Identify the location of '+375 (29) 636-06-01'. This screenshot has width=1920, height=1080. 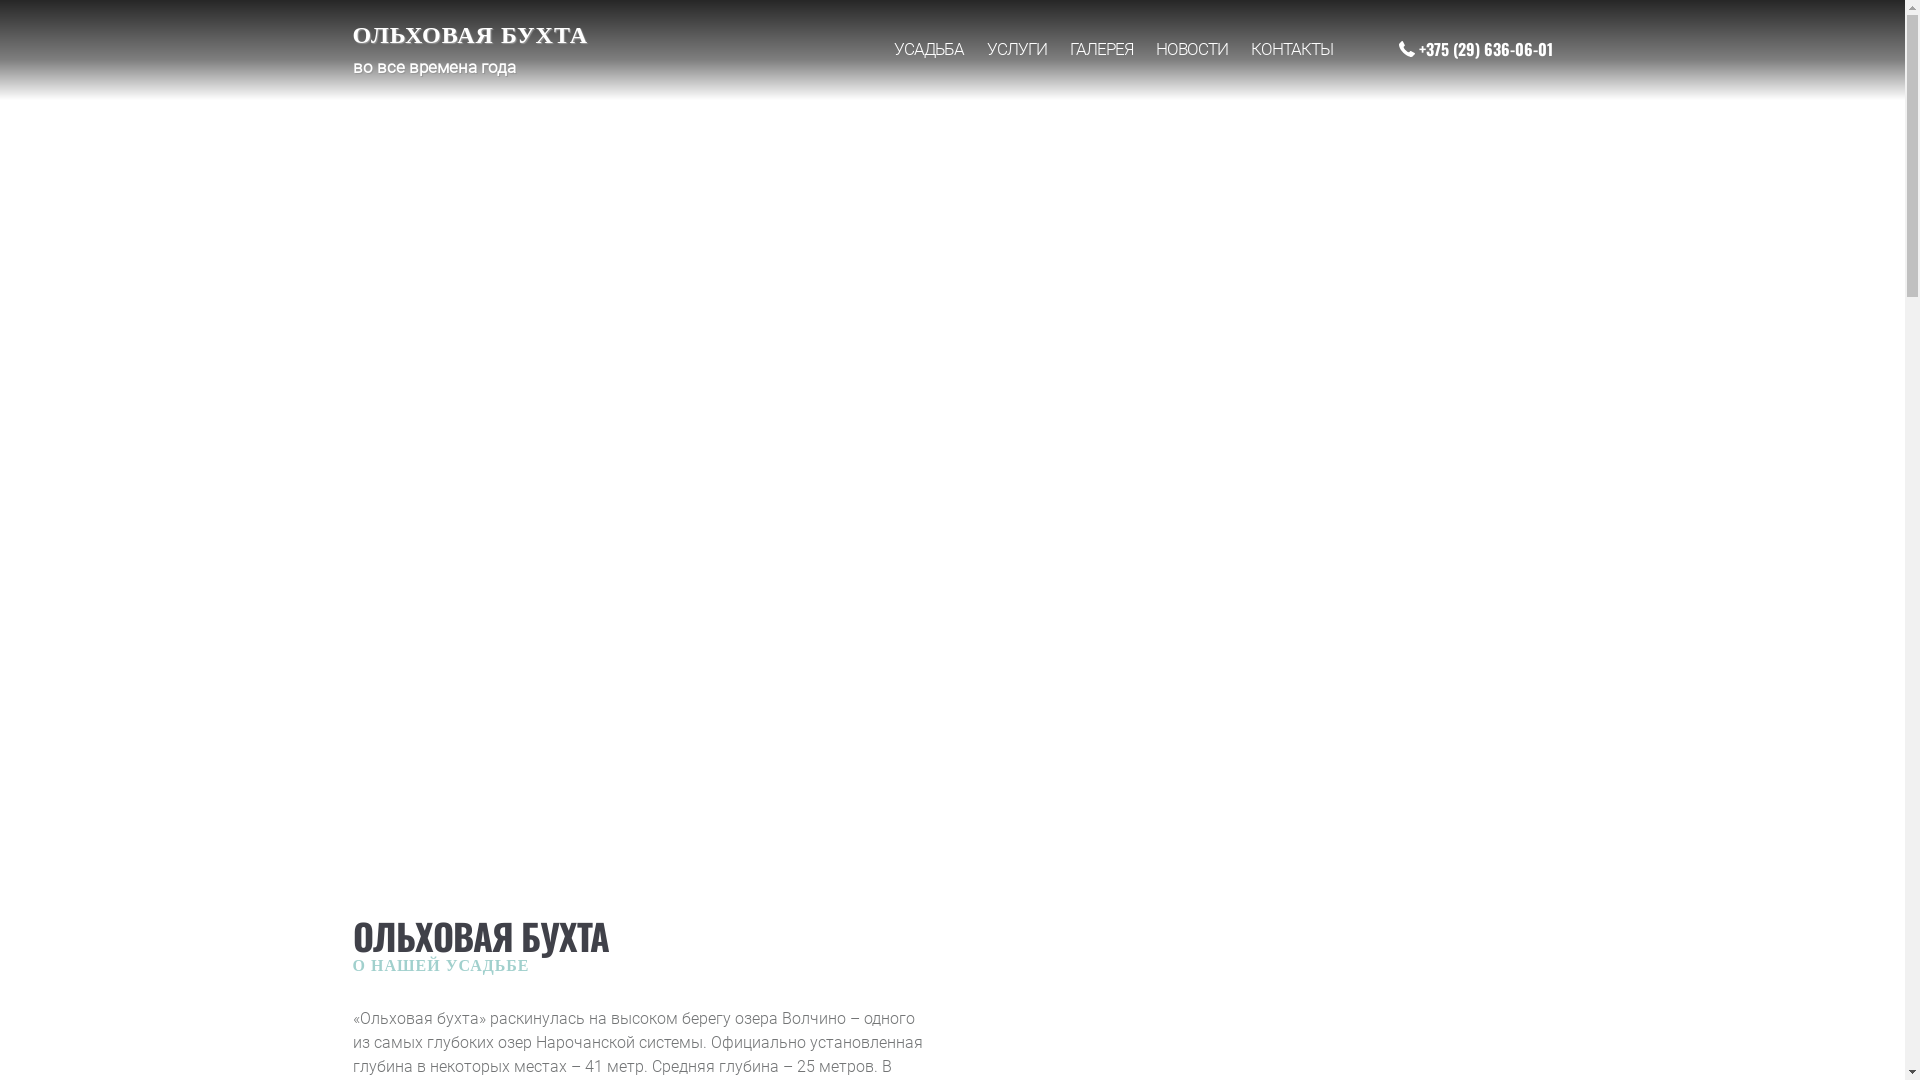
(1474, 48).